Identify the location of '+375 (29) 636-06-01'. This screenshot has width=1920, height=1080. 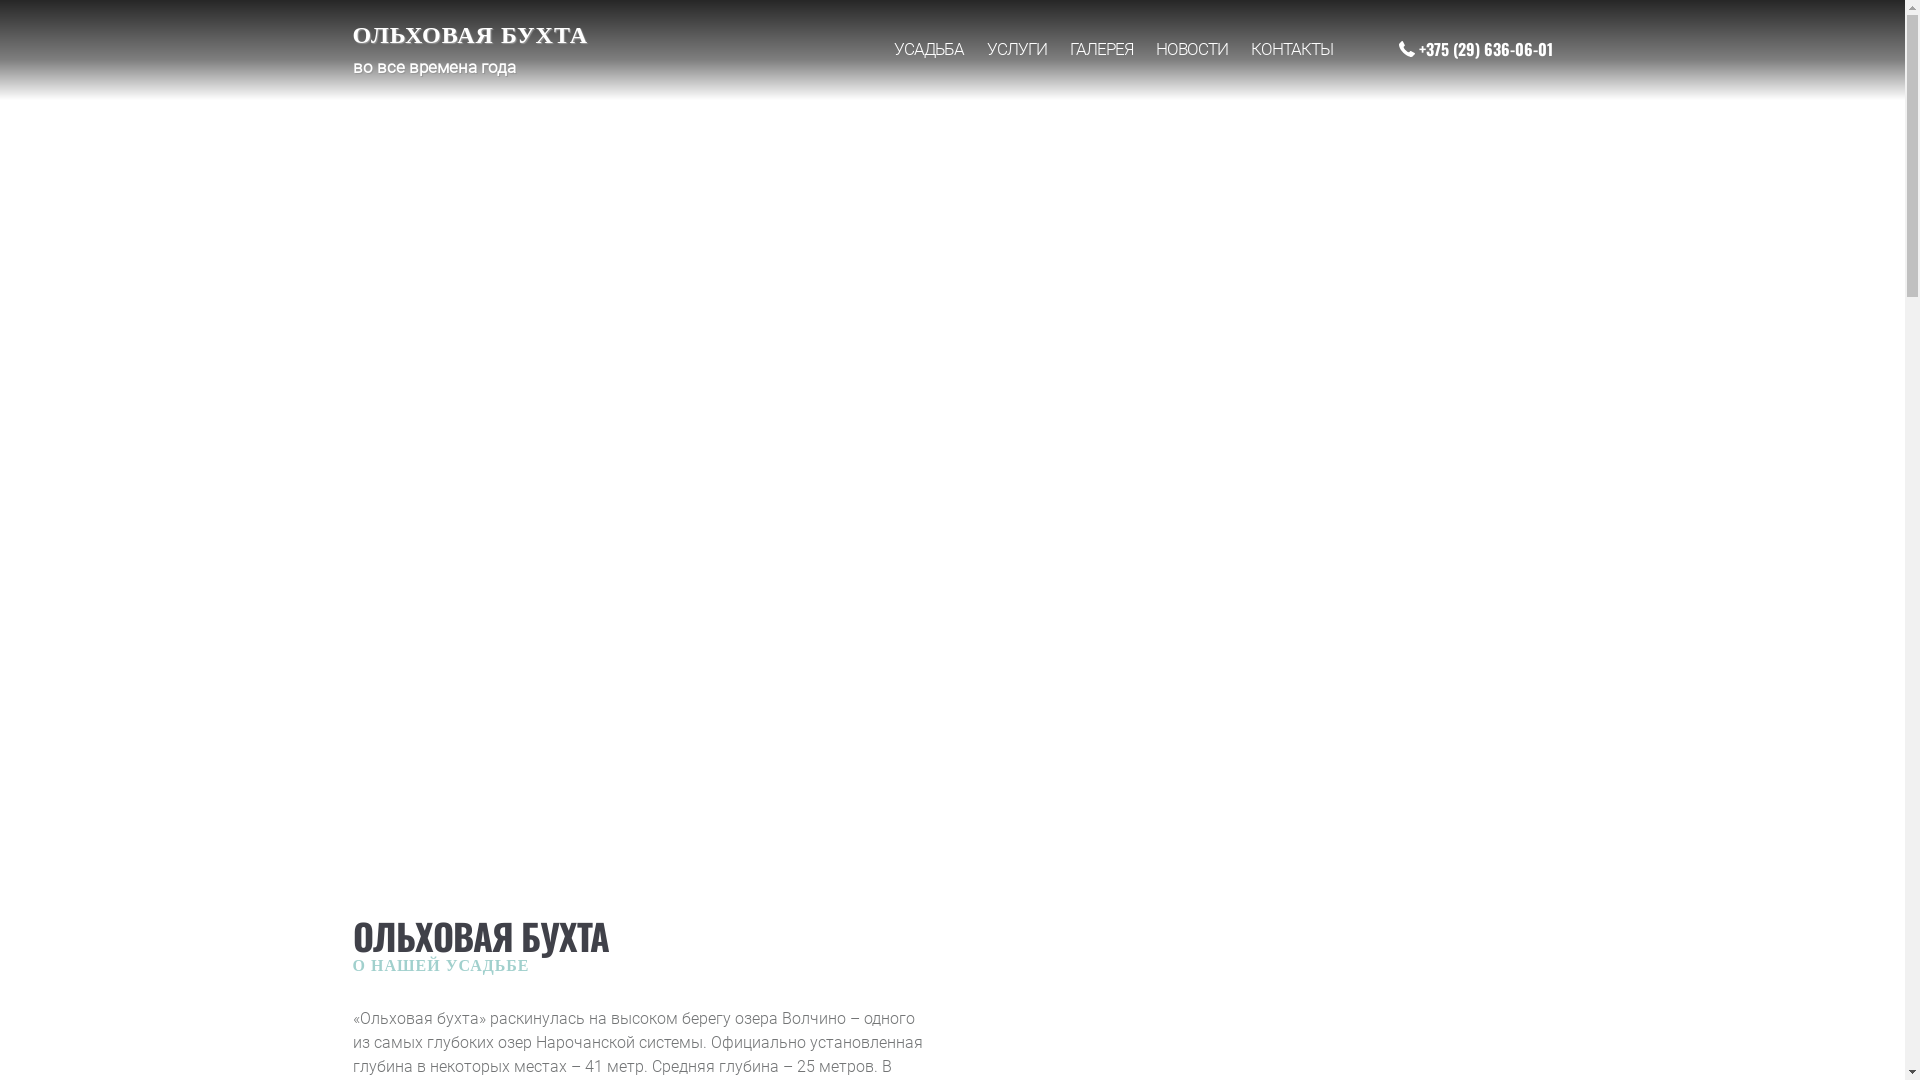
(1474, 48).